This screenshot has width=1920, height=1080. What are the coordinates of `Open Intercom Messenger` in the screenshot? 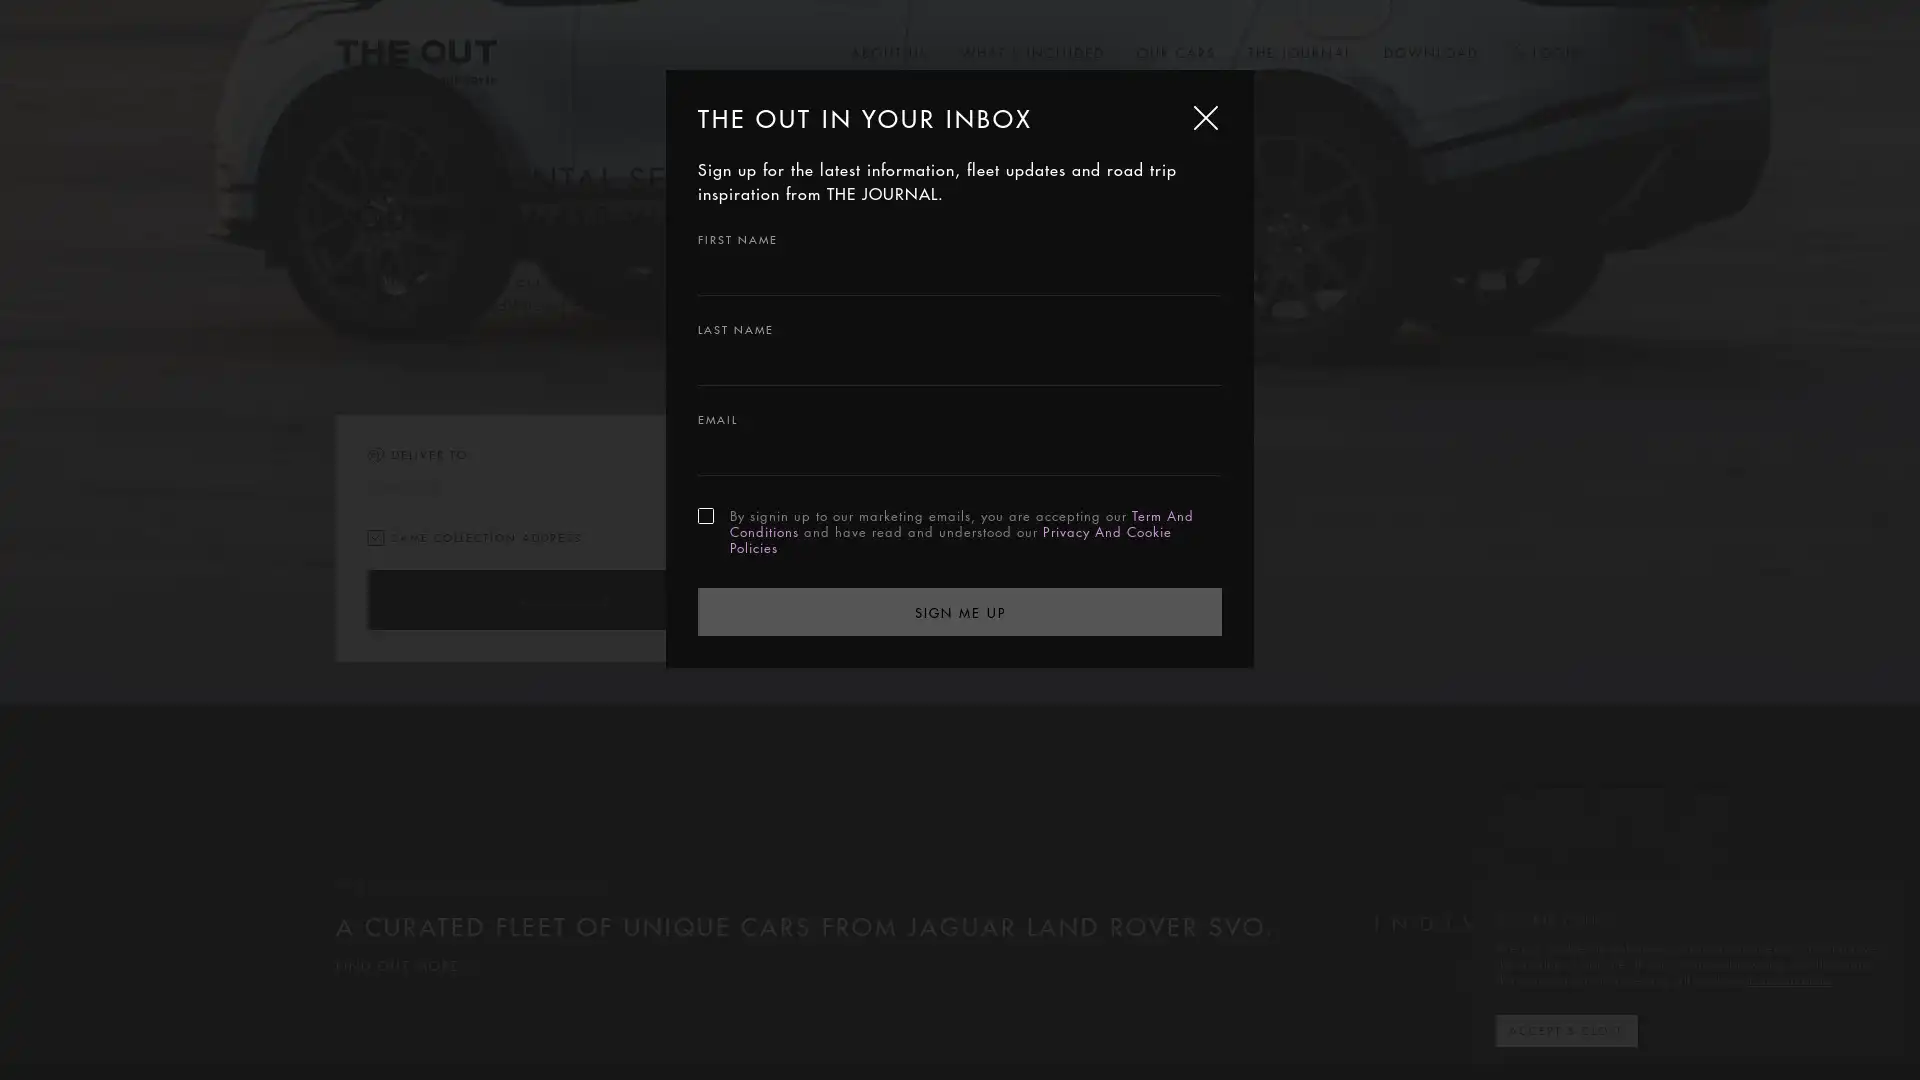 It's located at (1869, 1029).